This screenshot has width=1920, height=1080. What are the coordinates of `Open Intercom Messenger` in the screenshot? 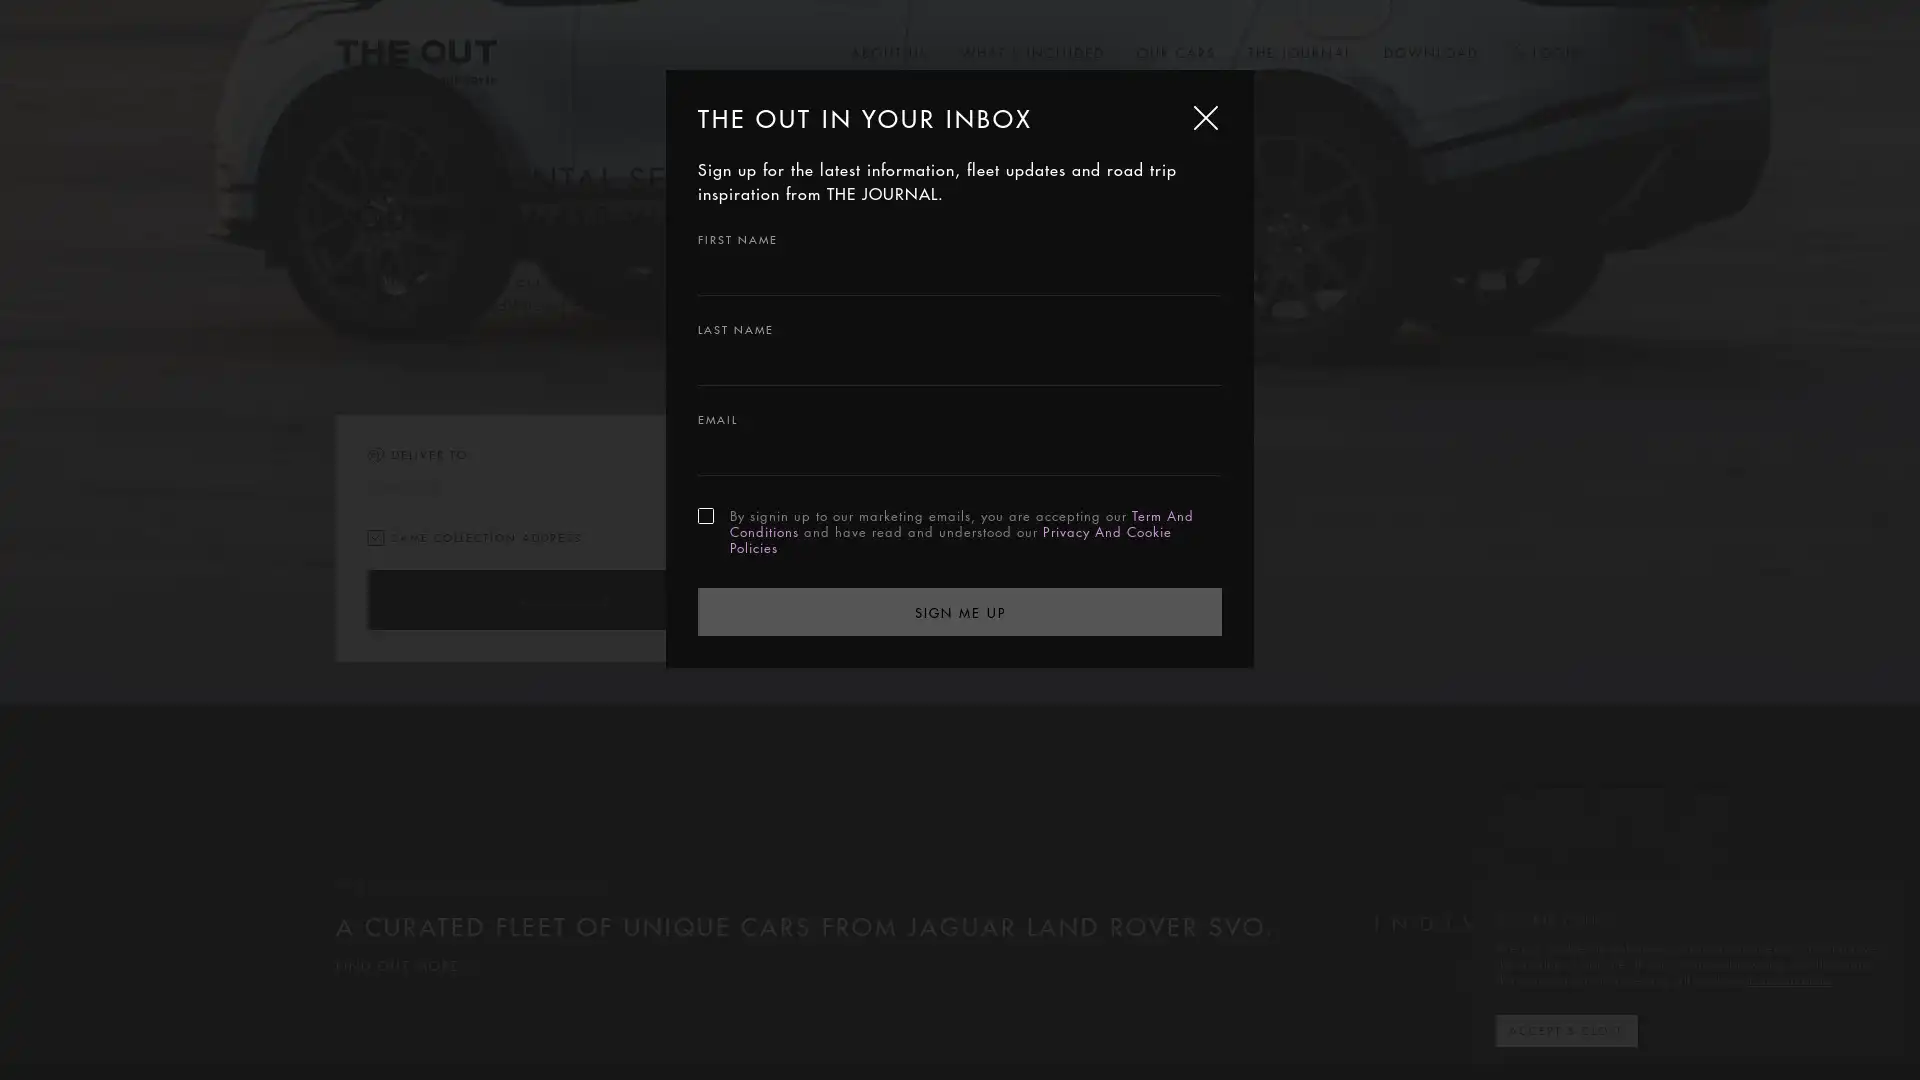 It's located at (1869, 1029).